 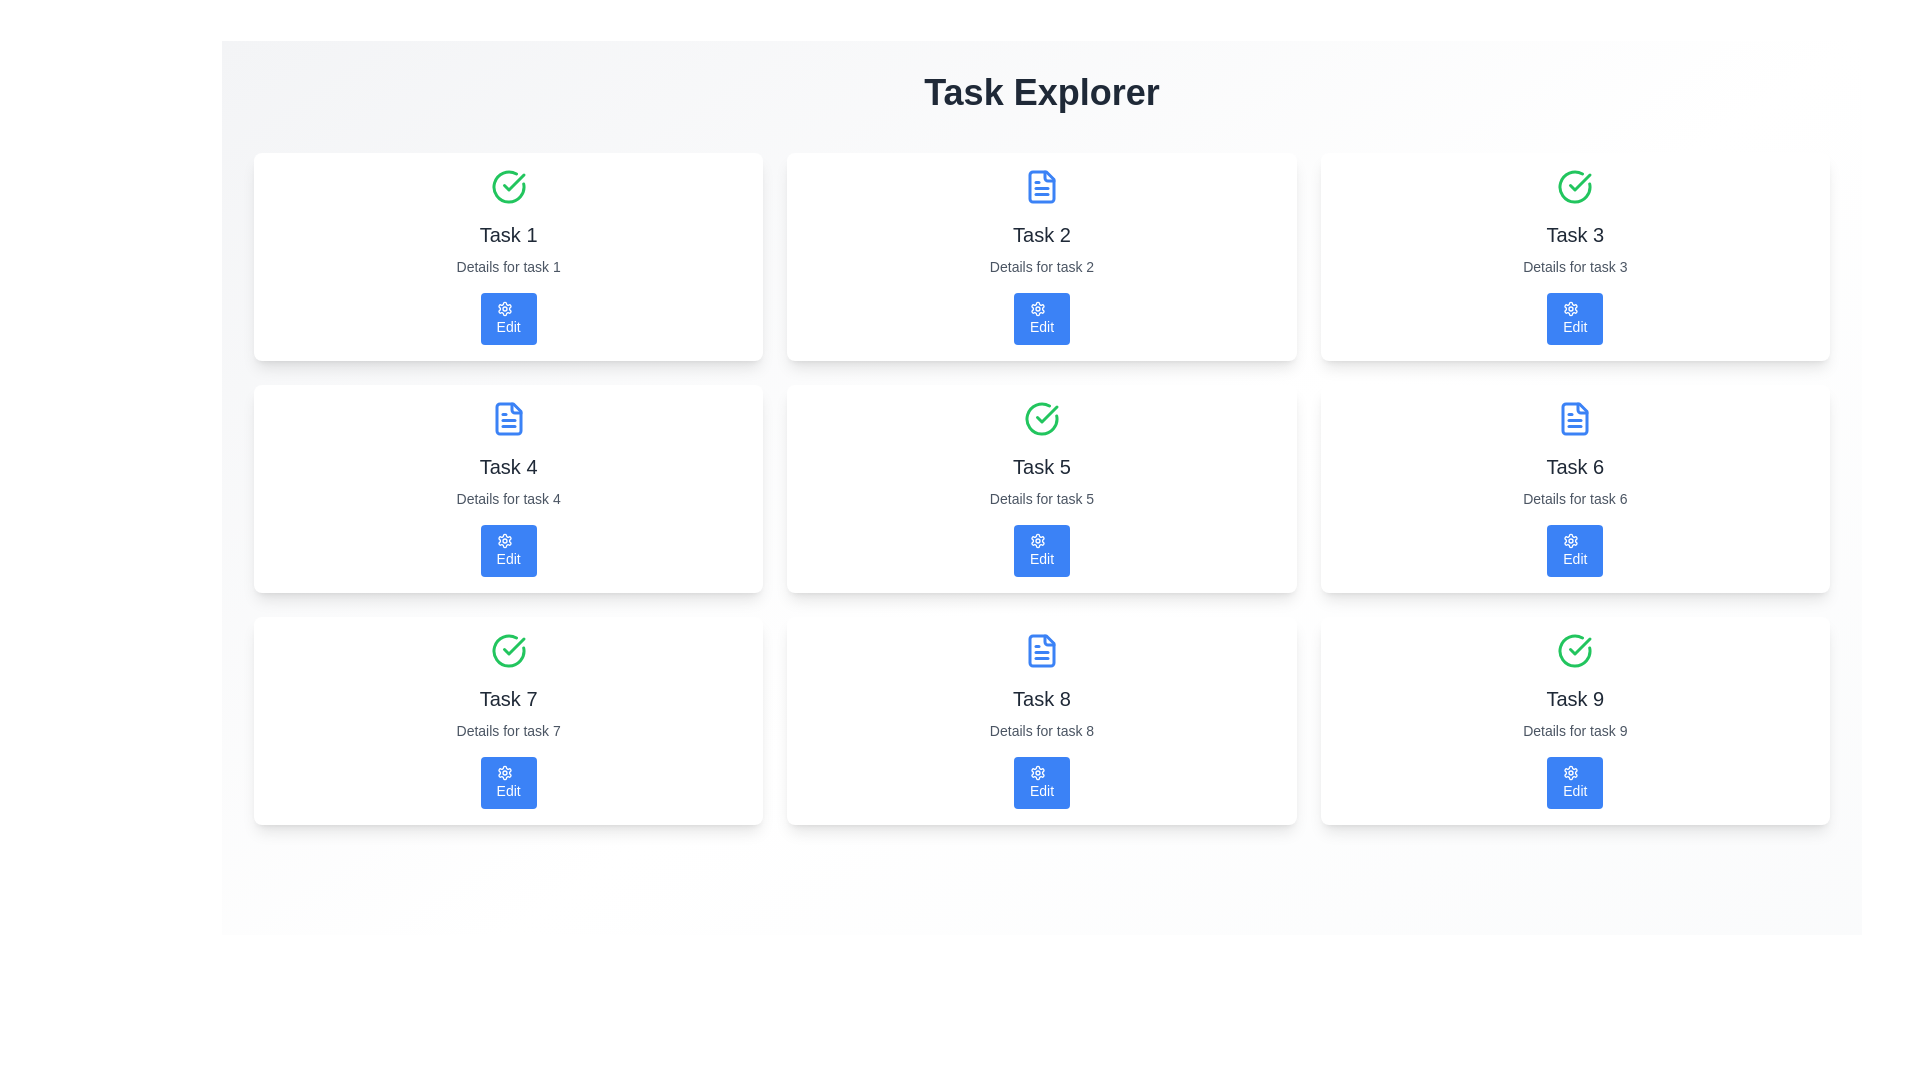 I want to click on the text label reading 'Details for task 7', which is styled with small-sized, gray-colored text and positioned below the heading 'Task 7' within the seventh card of a 3x3 grid layout, so click(x=508, y=731).